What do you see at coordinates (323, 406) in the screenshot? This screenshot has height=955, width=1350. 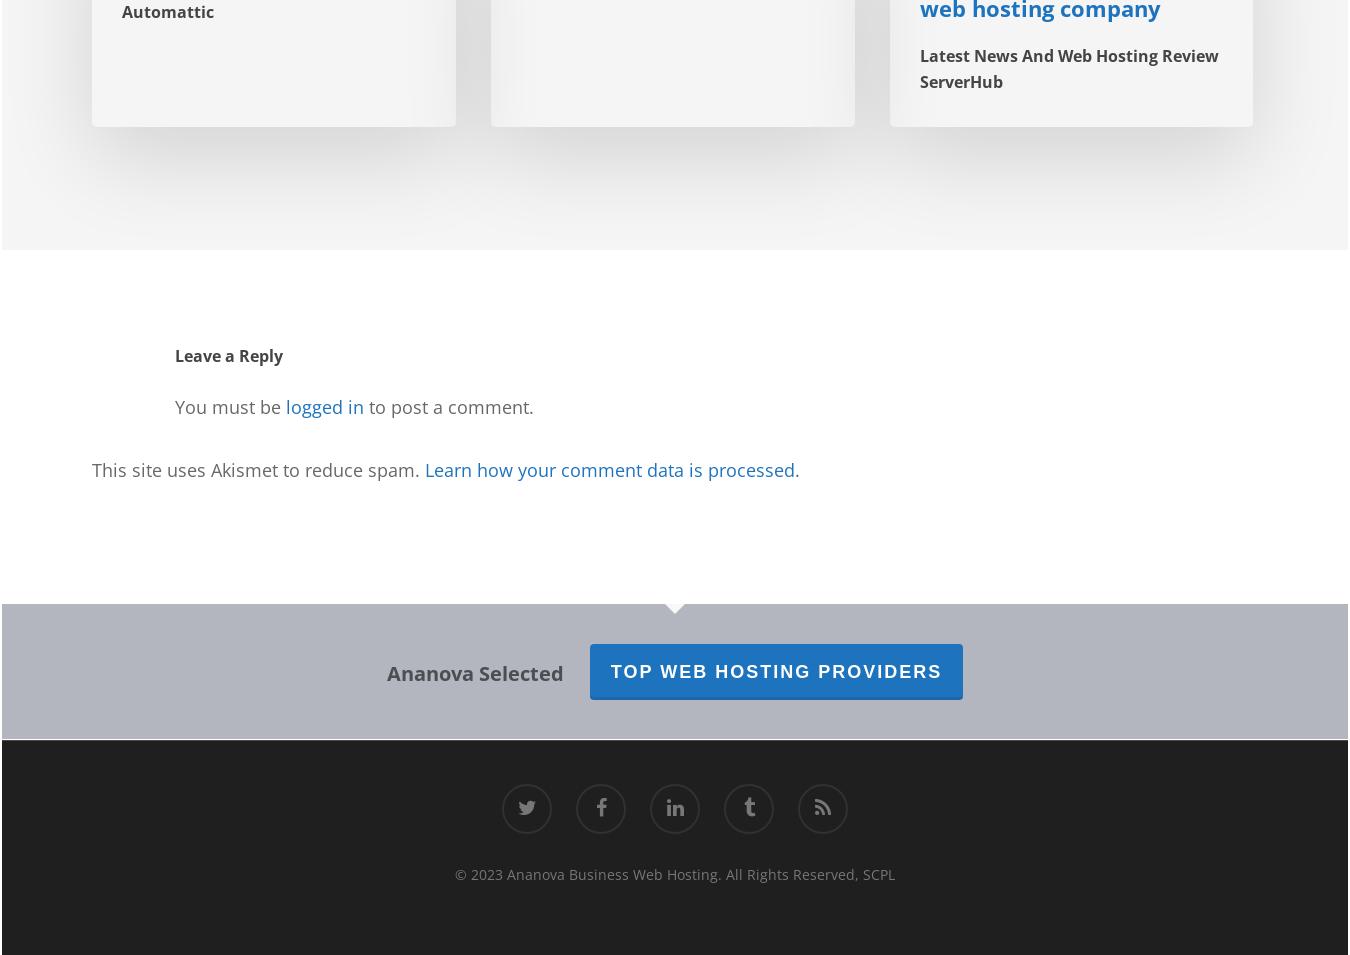 I see `'logged in'` at bounding box center [323, 406].